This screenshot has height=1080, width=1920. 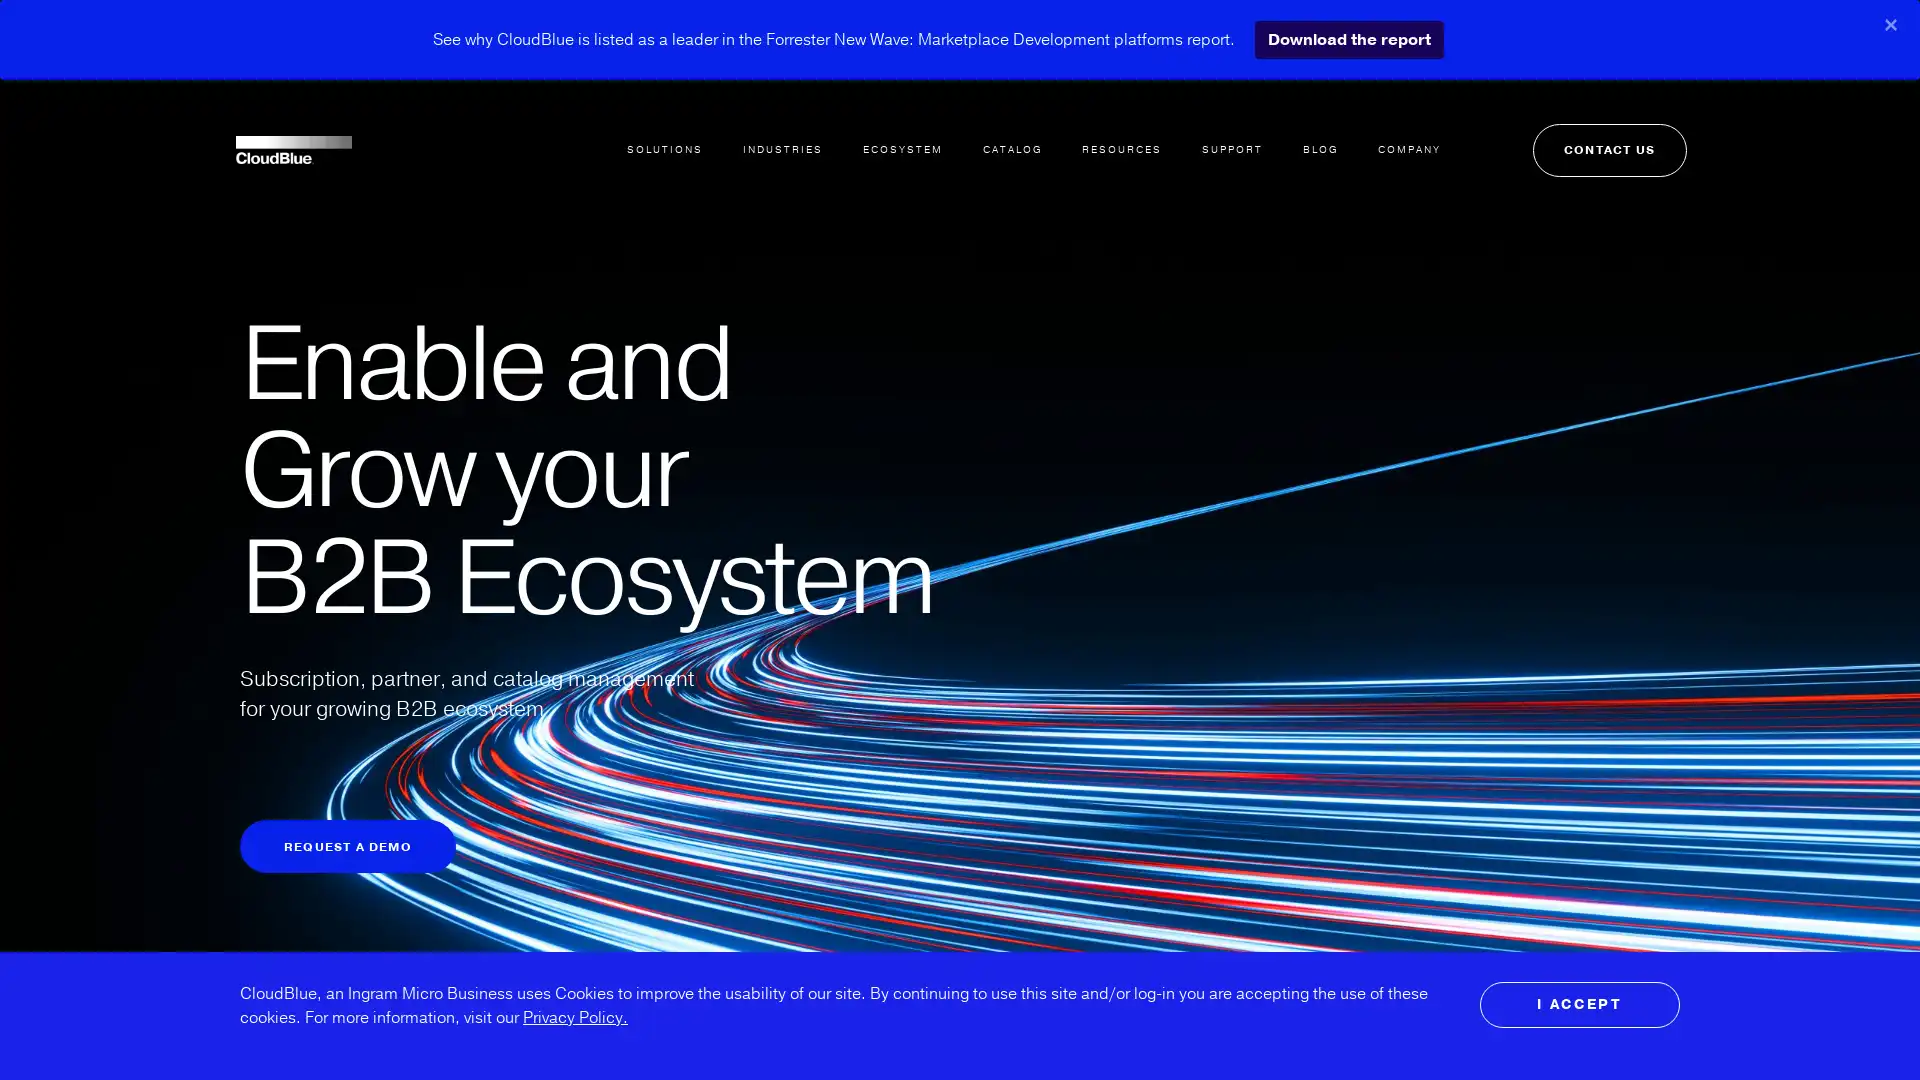 I want to click on CONTACT US, so click(x=1603, y=128).